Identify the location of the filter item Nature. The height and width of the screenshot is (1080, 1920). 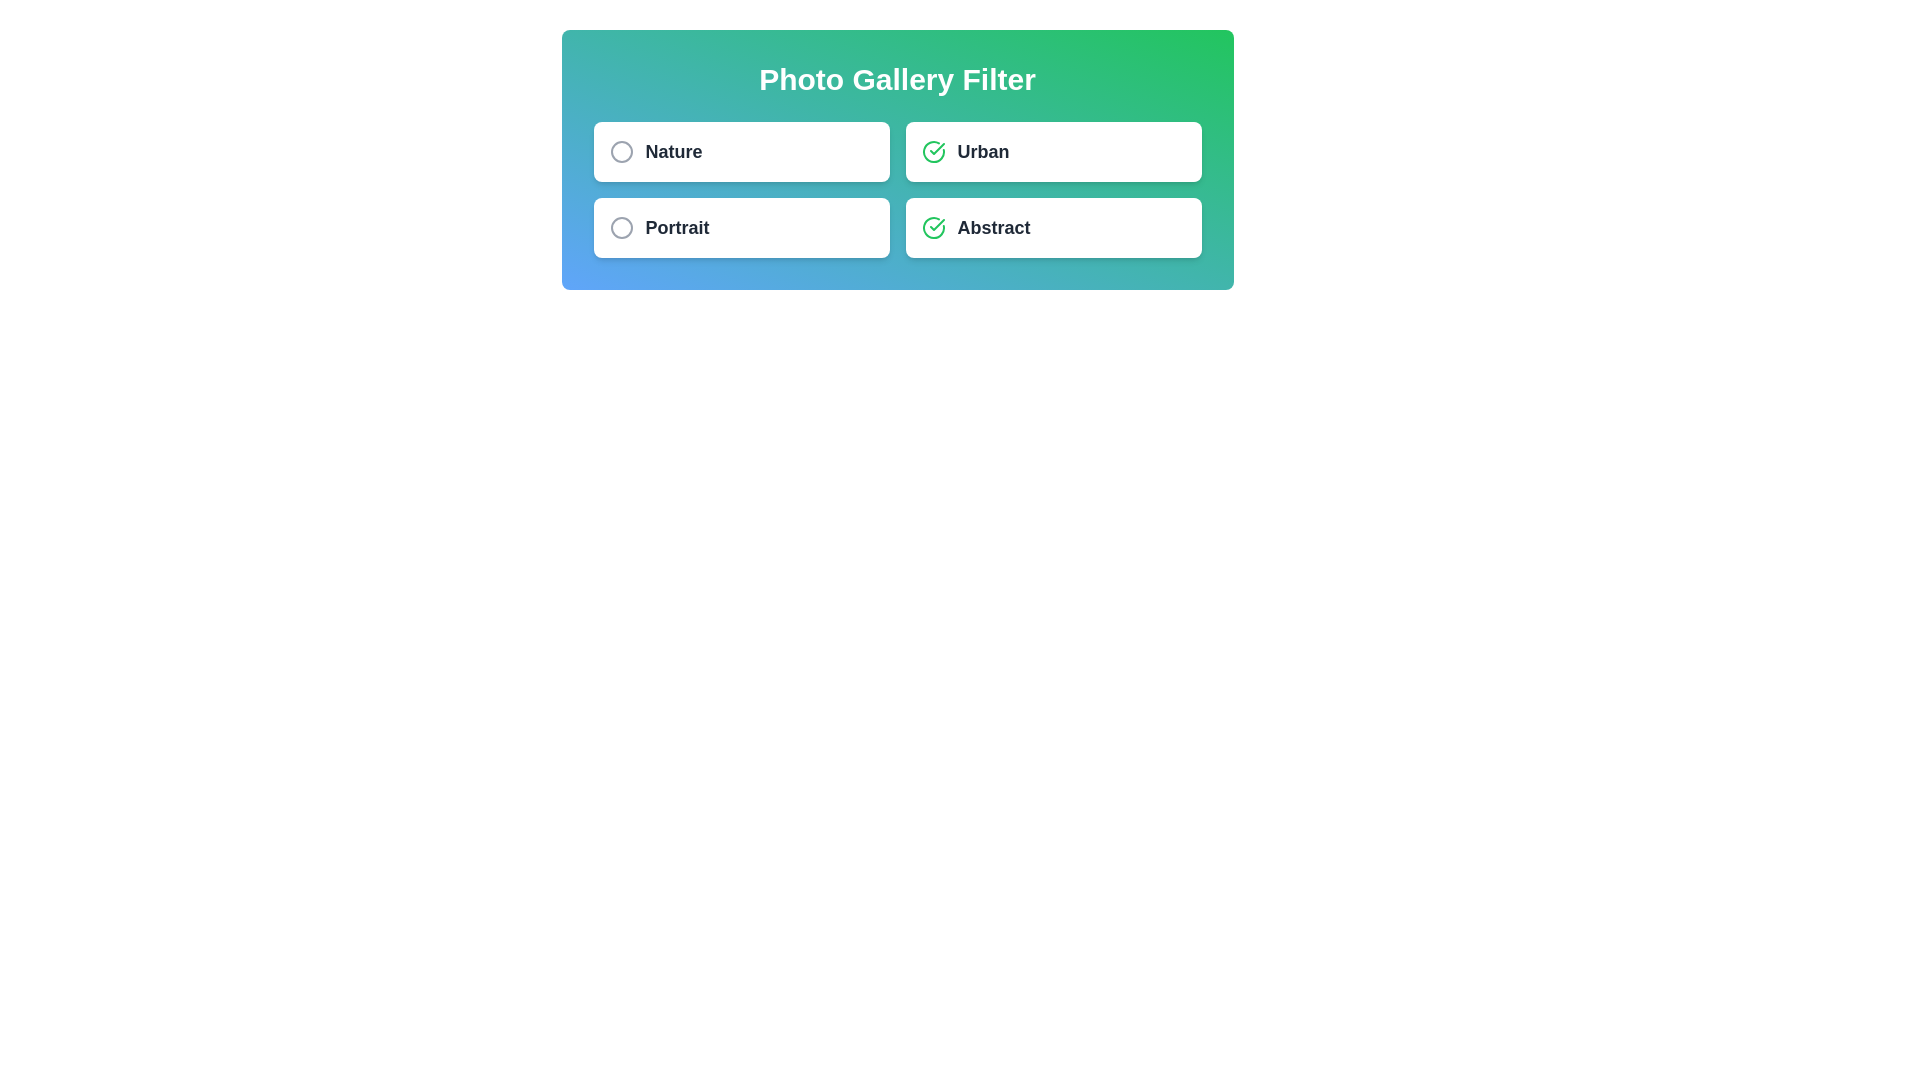
(740, 150).